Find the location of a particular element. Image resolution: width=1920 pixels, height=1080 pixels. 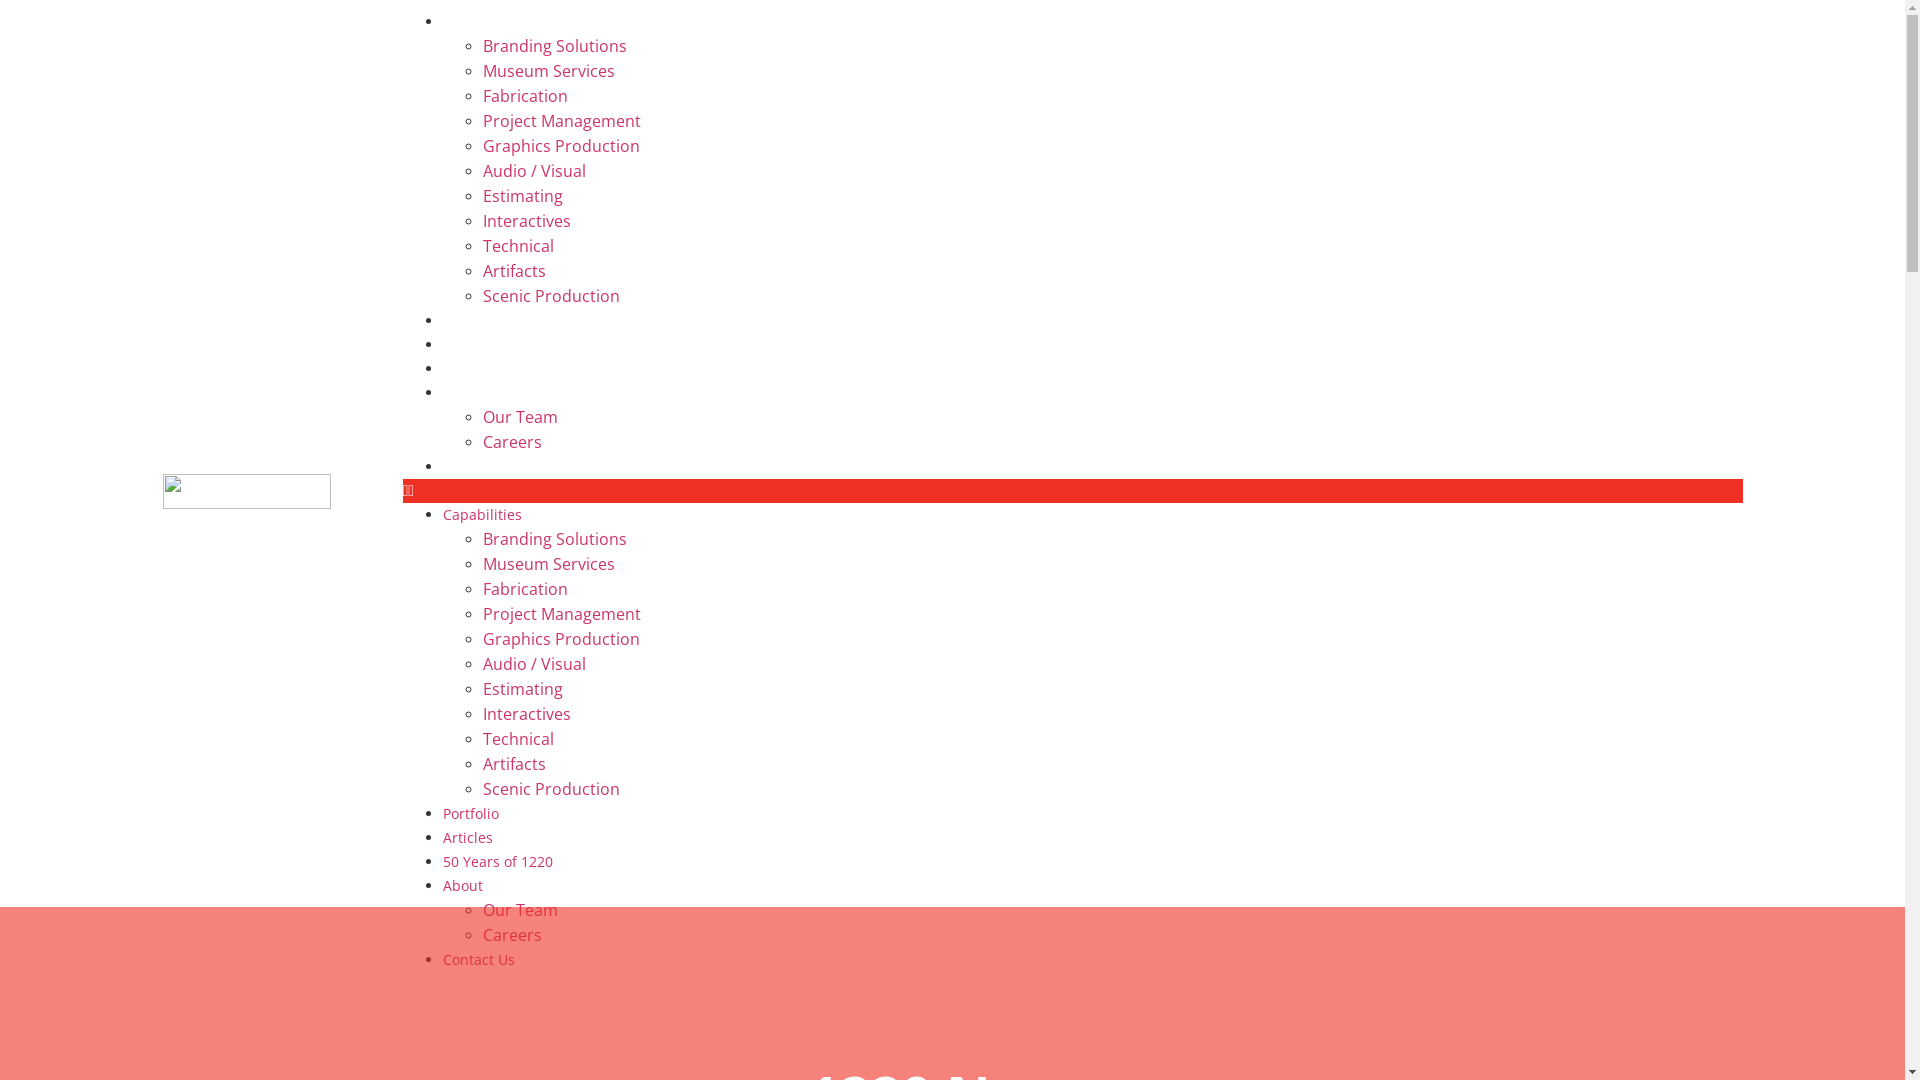

'Careers' is located at coordinates (481, 441).